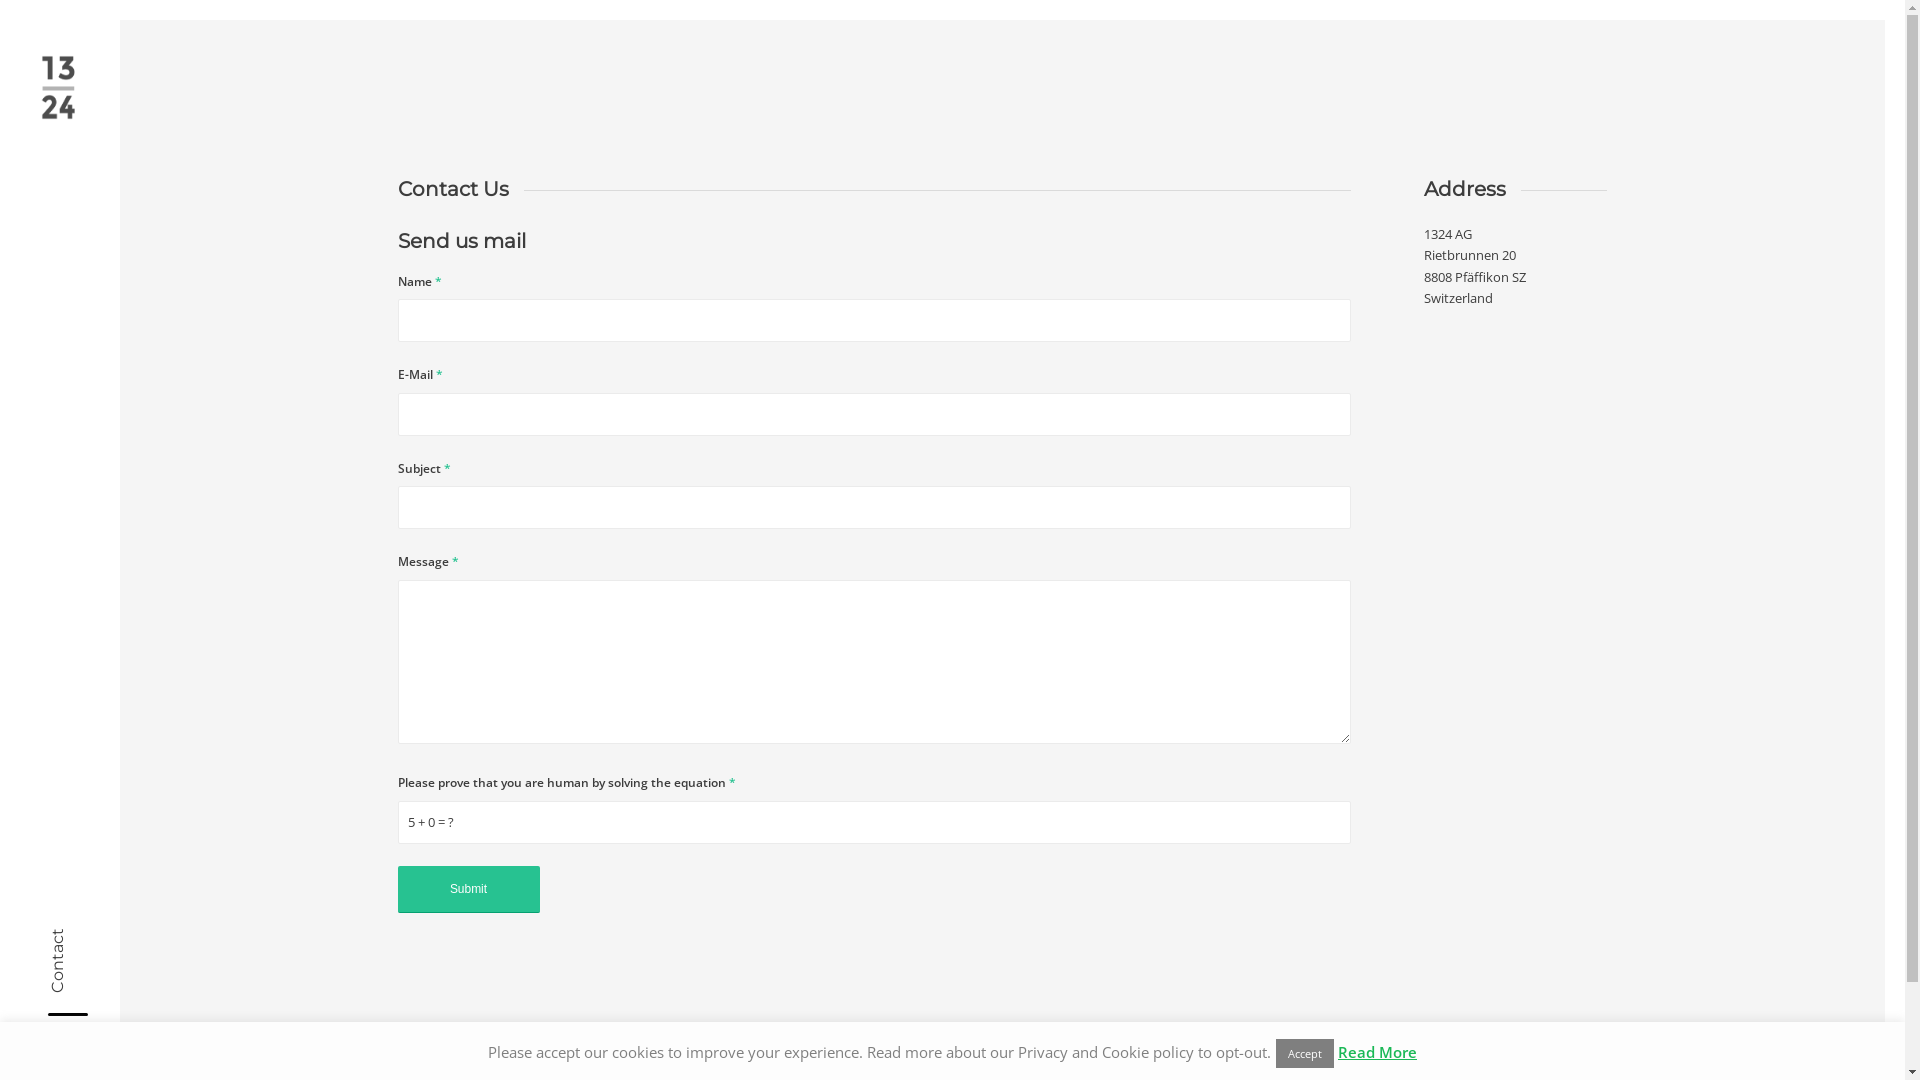 This screenshot has width=1920, height=1080. What do you see at coordinates (1376, 1051) in the screenshot?
I see `'Read More'` at bounding box center [1376, 1051].